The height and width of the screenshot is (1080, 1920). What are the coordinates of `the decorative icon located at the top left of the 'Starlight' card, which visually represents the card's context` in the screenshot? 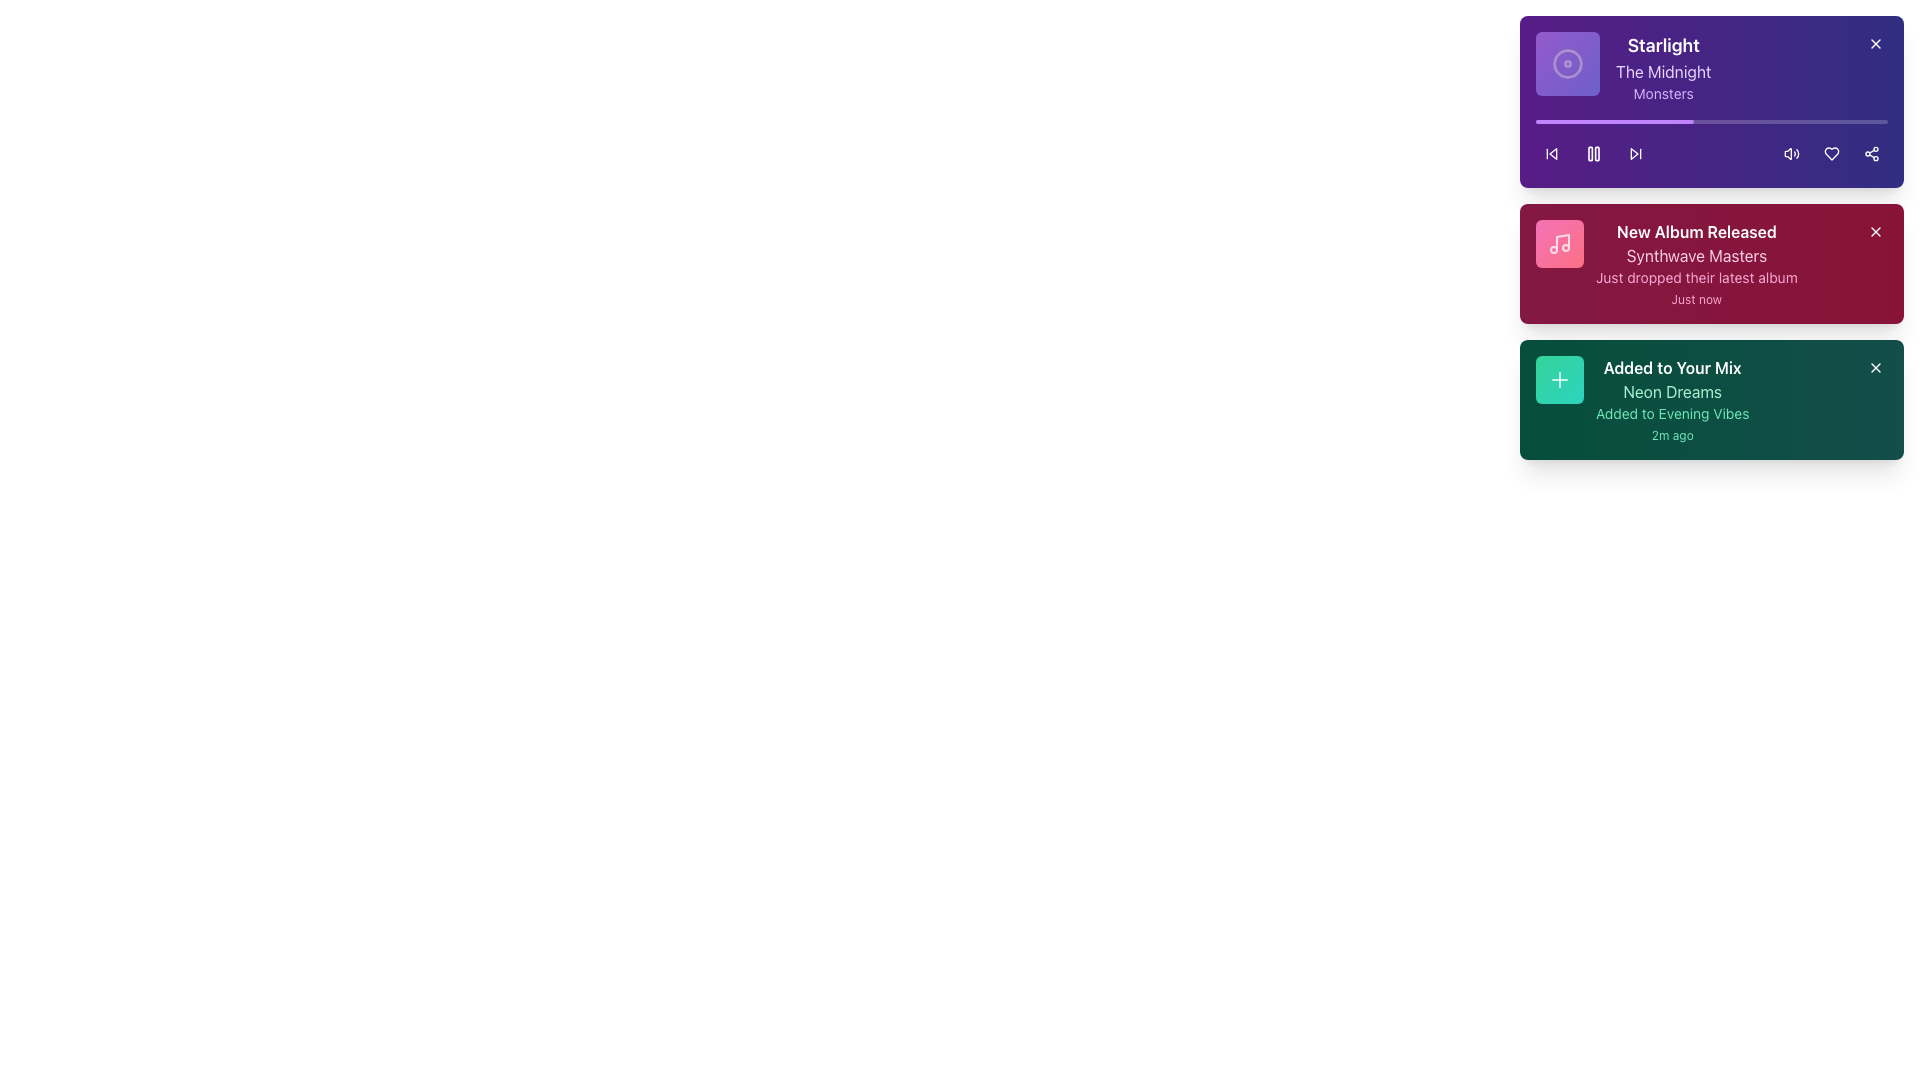 It's located at (1567, 63).